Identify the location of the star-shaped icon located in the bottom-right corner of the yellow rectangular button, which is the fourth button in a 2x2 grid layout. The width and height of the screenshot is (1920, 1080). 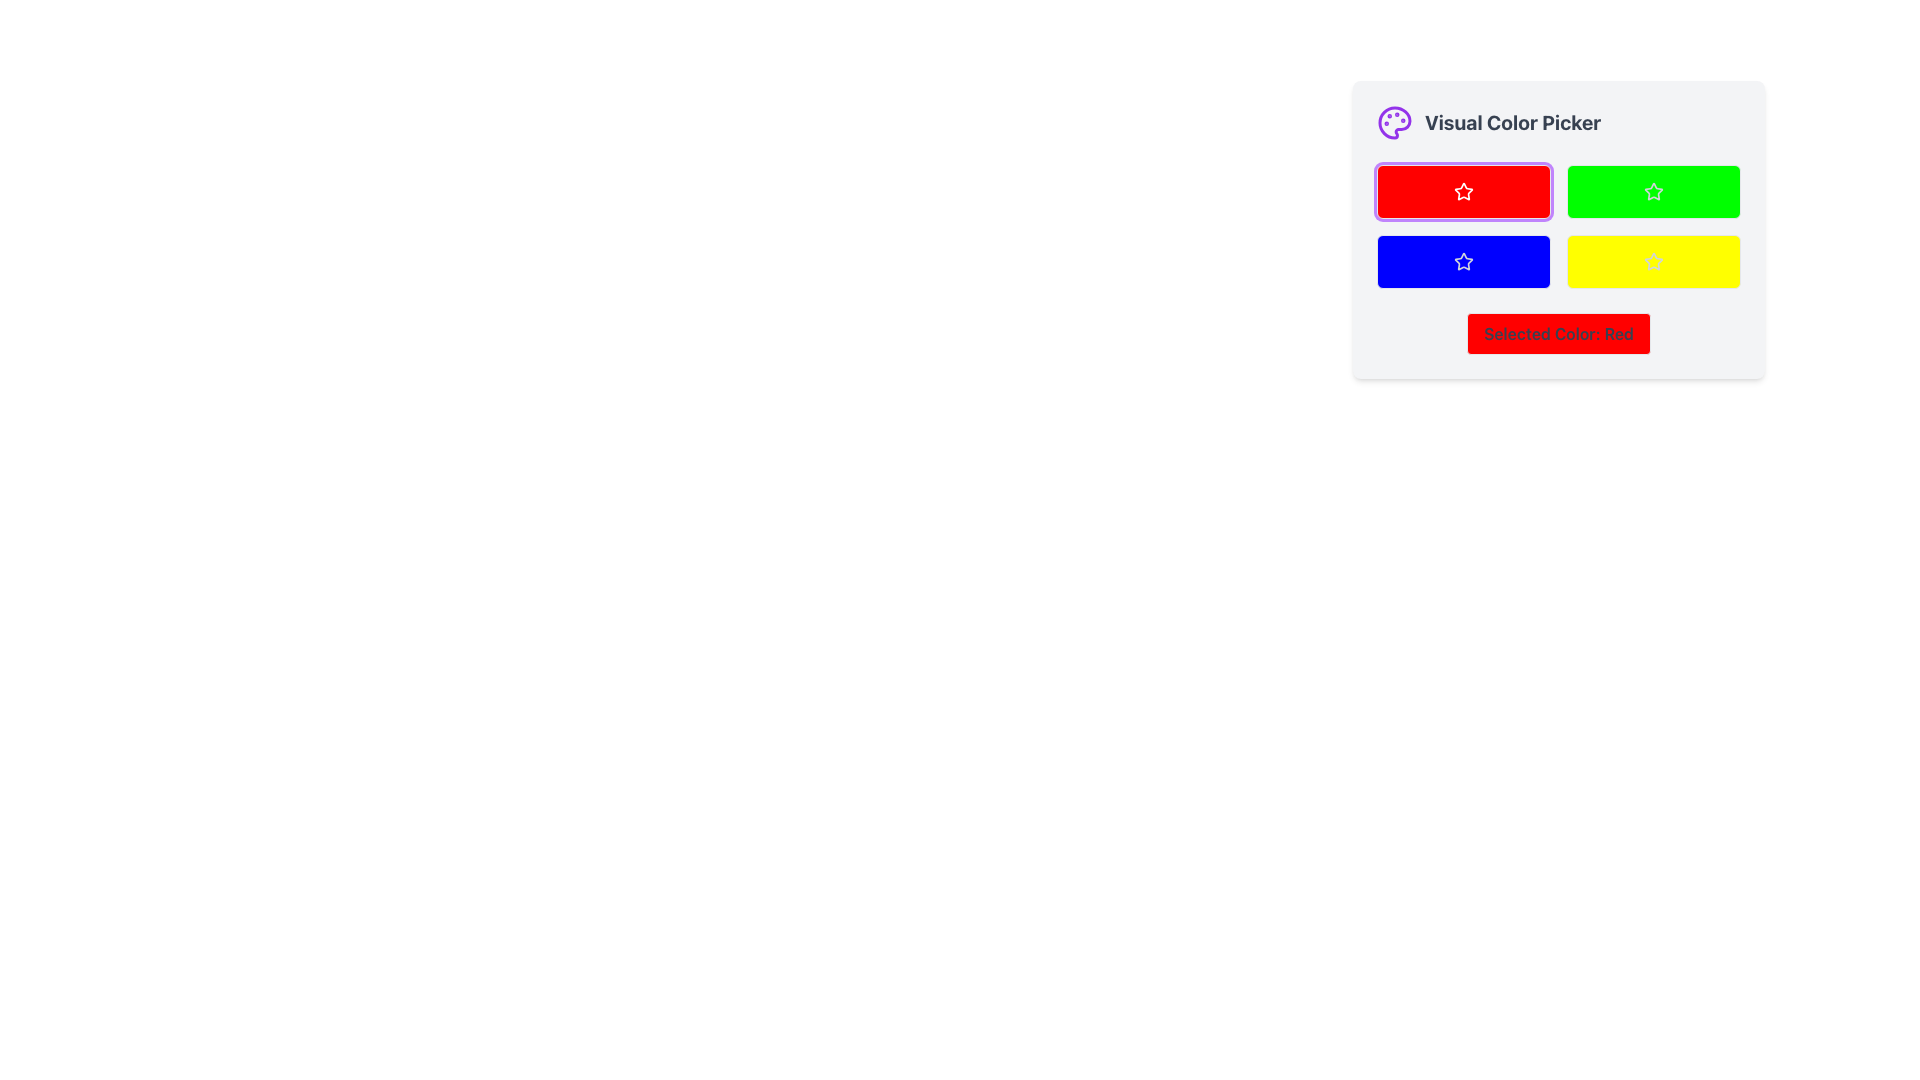
(1654, 261).